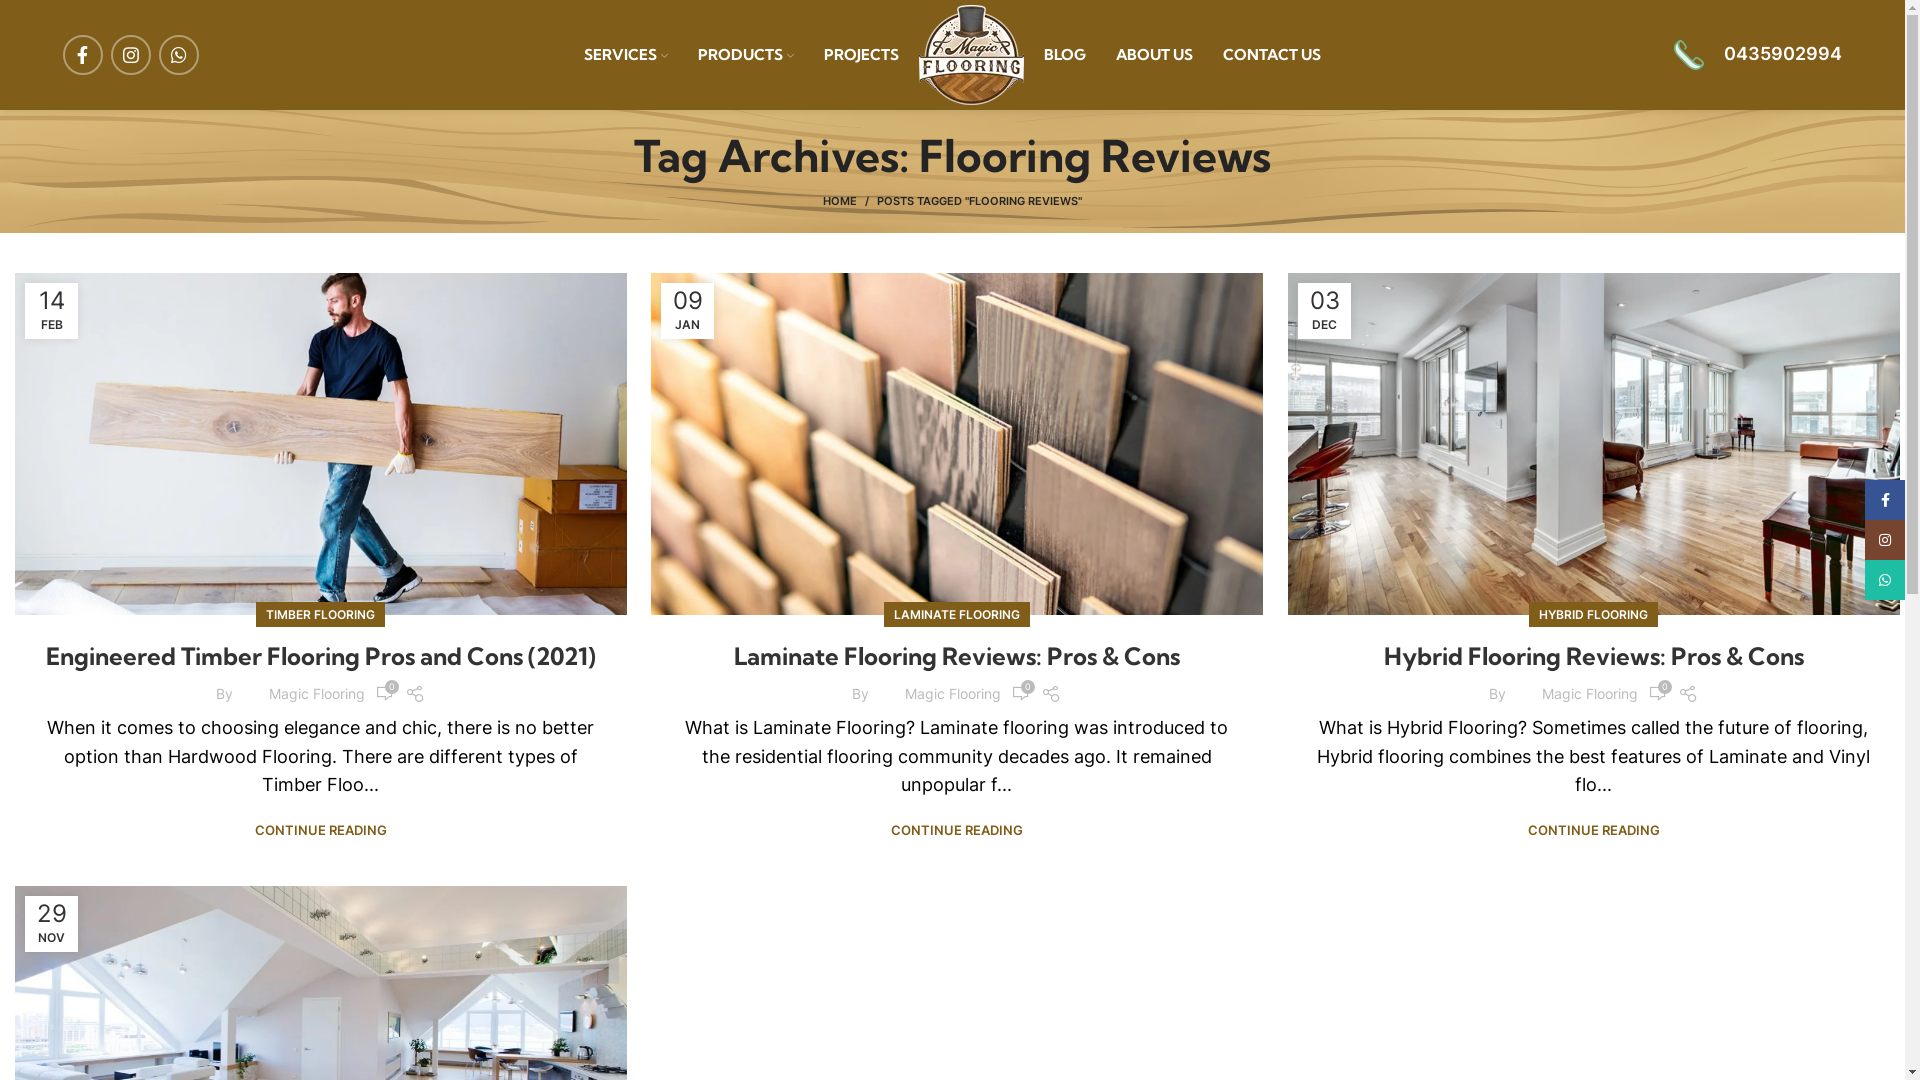  Describe the element at coordinates (51, 311) in the screenshot. I see `'14` at that location.